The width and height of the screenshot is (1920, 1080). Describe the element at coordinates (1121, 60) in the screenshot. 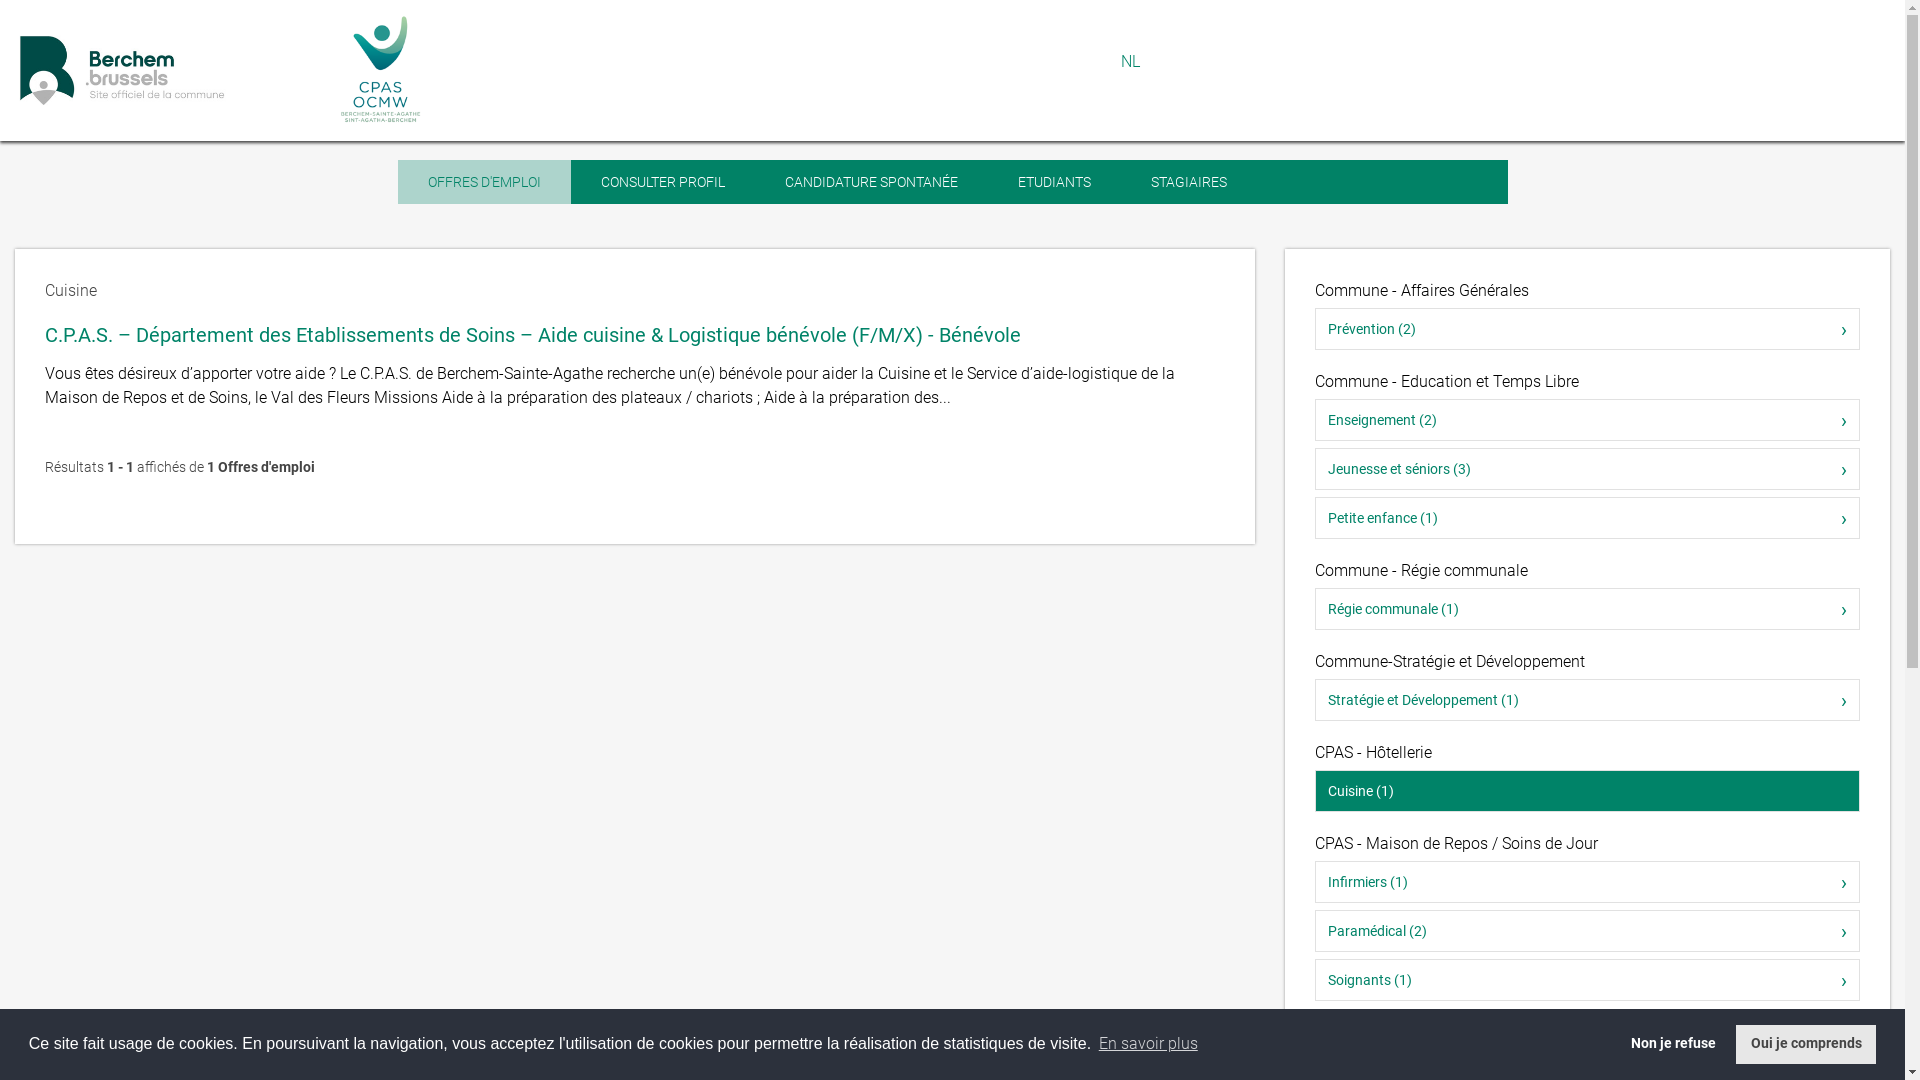

I see `'NL'` at that location.